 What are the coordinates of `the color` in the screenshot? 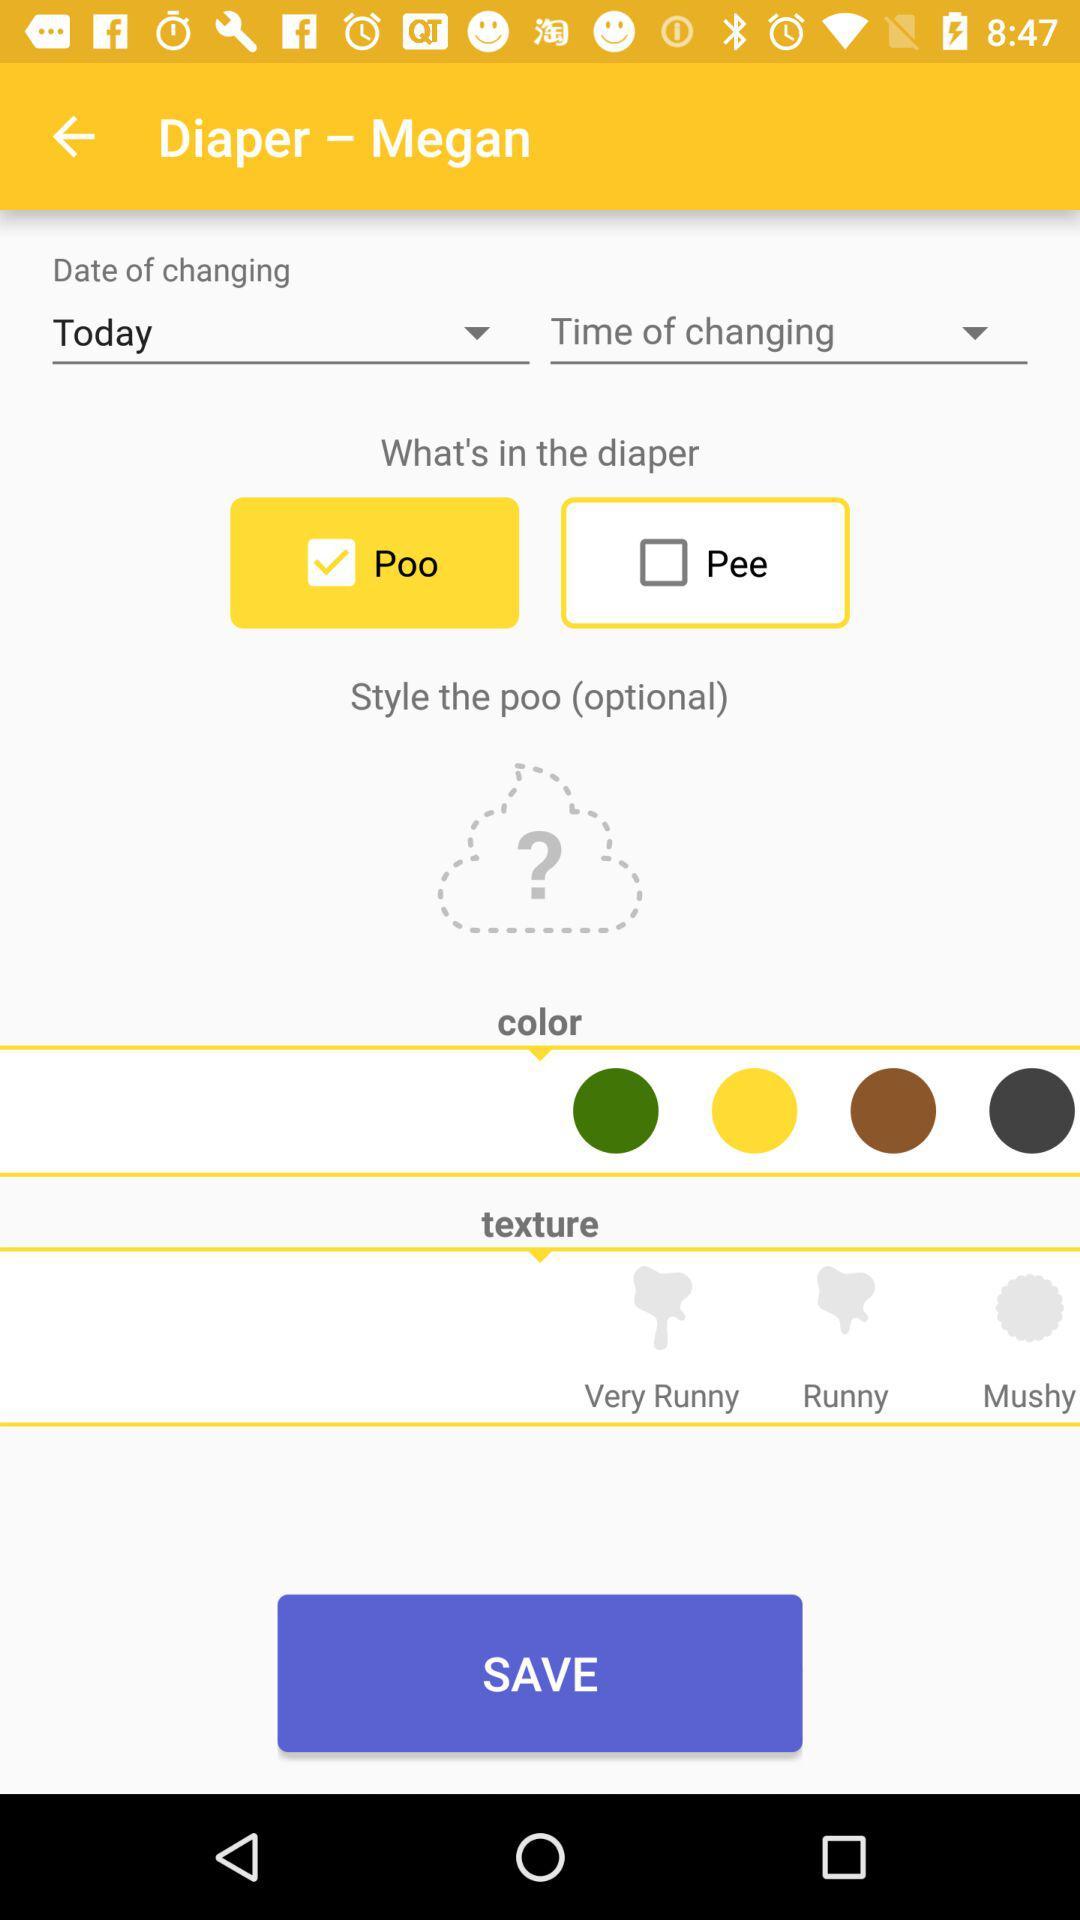 It's located at (892, 1109).